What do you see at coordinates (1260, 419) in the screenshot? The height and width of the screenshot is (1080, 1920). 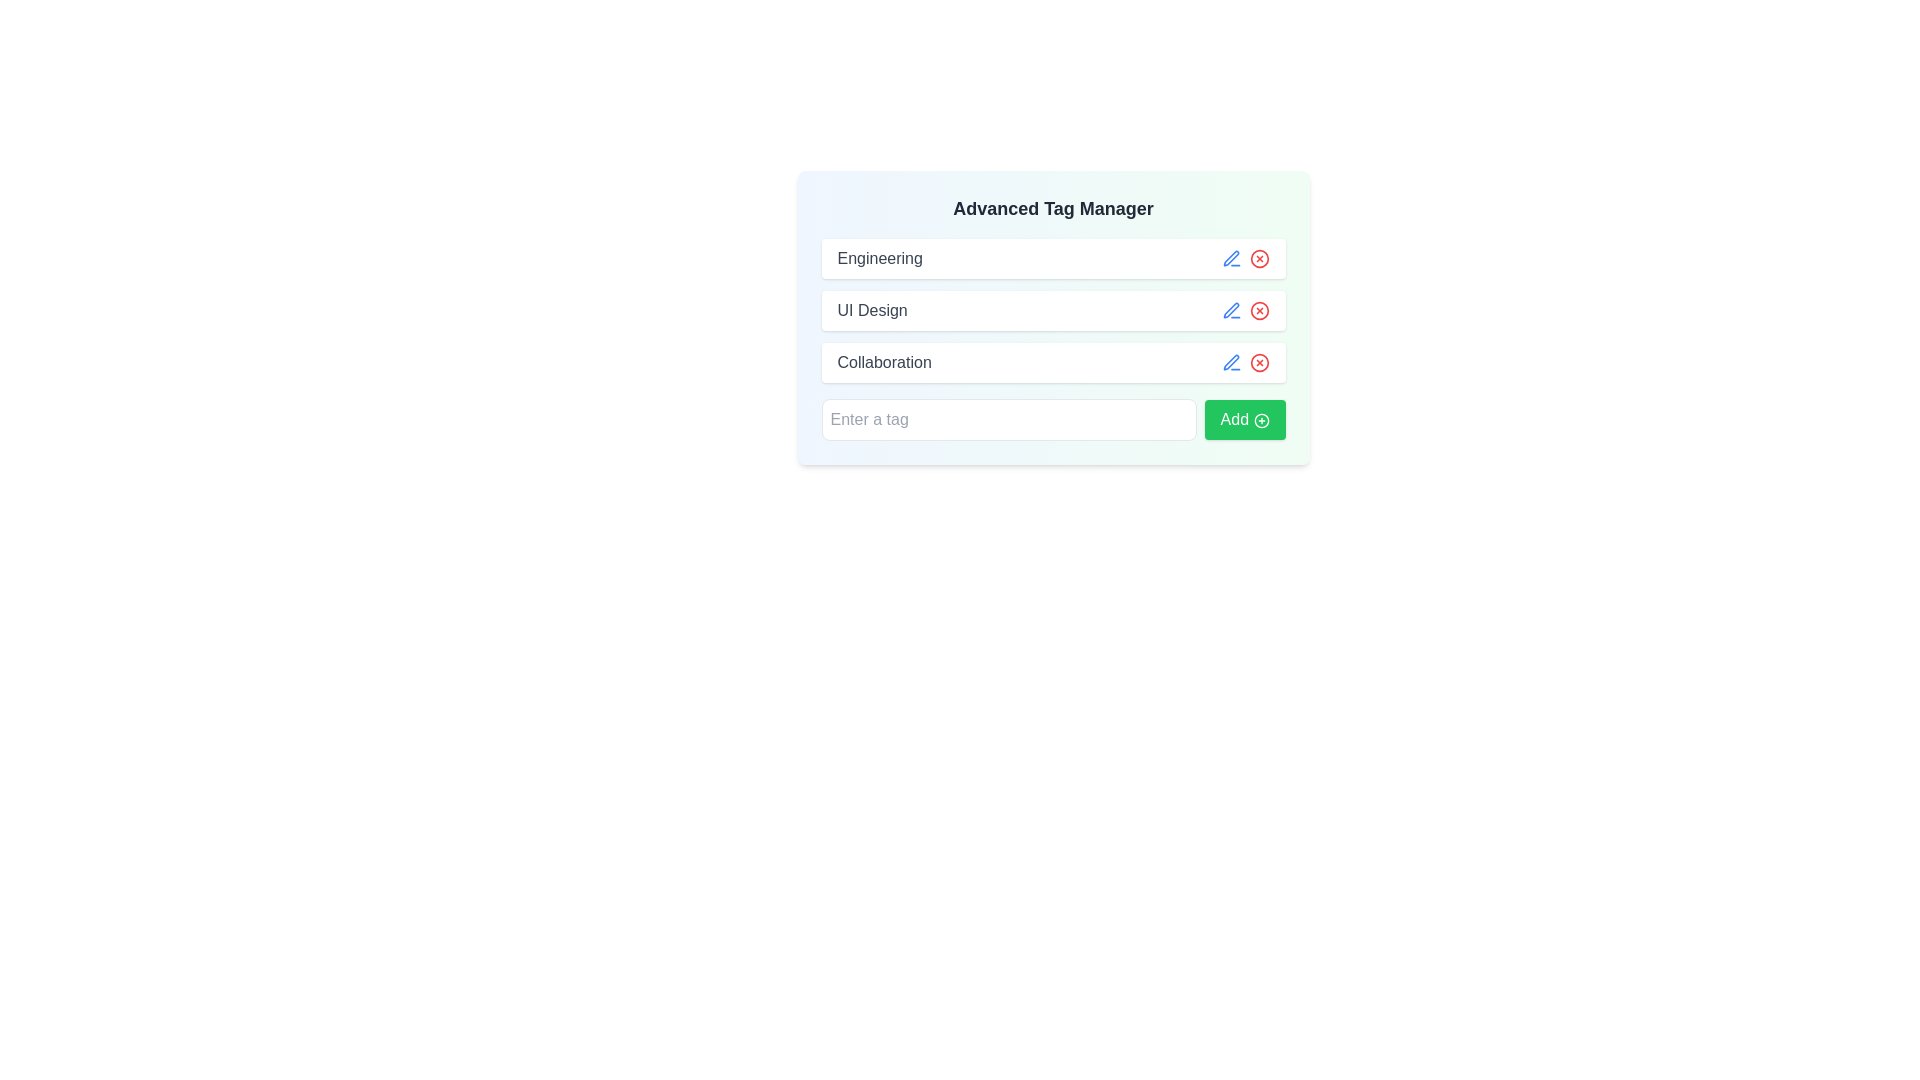 I see `the 'Add' icon located at the bottom-right corner of the 'Add' button, which visually represents the 'Add' action` at bounding box center [1260, 419].